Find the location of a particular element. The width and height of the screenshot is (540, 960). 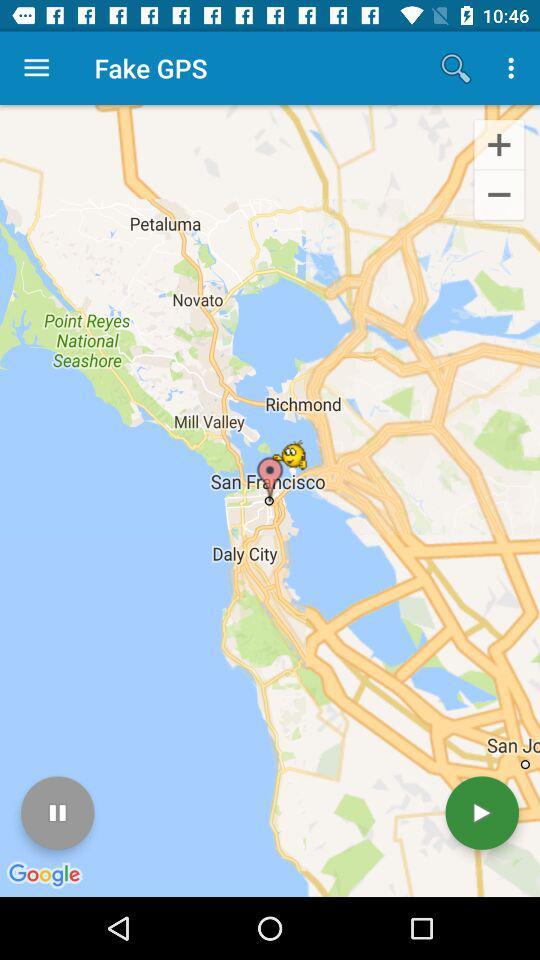

app next to the fake gps item is located at coordinates (36, 68).